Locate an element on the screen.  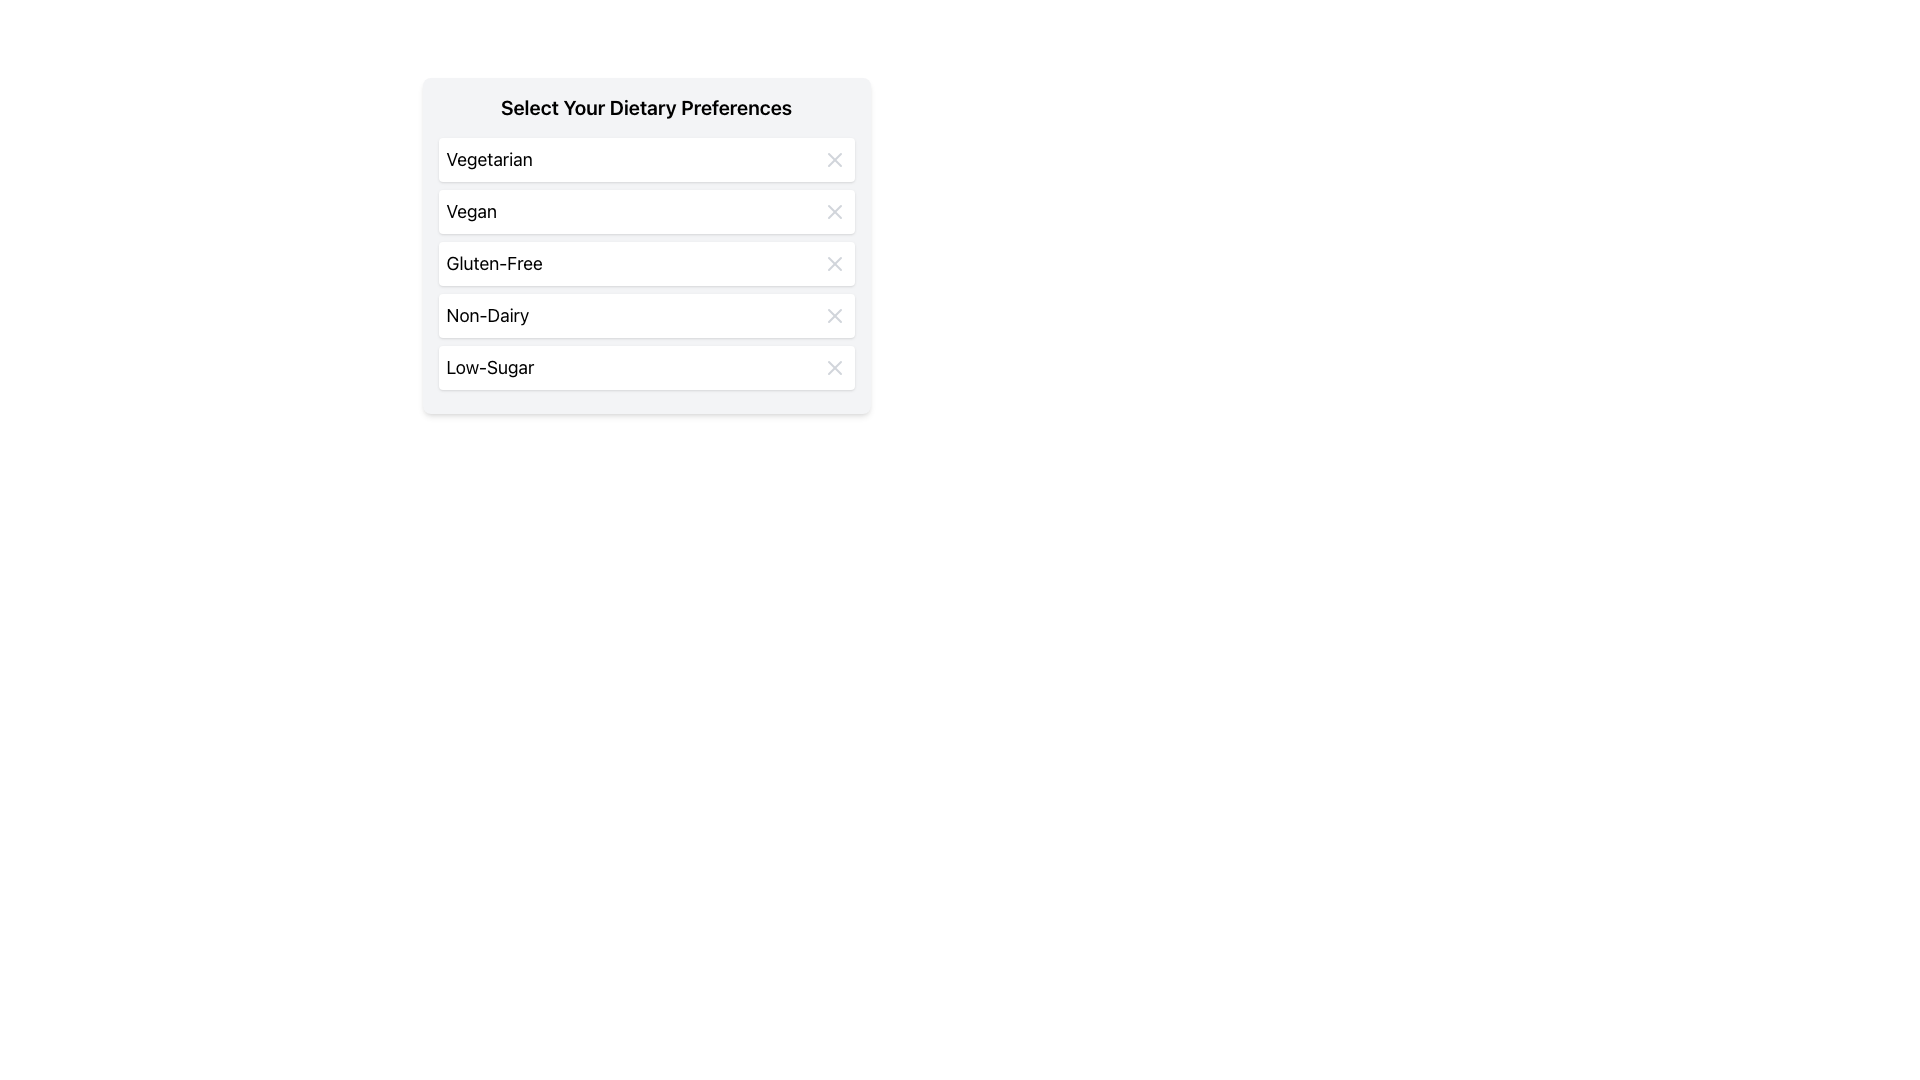
the 'Vegan' text label in the dietary preferences list, which is the second item in the vertical list and aligned to the left is located at coordinates (470, 212).